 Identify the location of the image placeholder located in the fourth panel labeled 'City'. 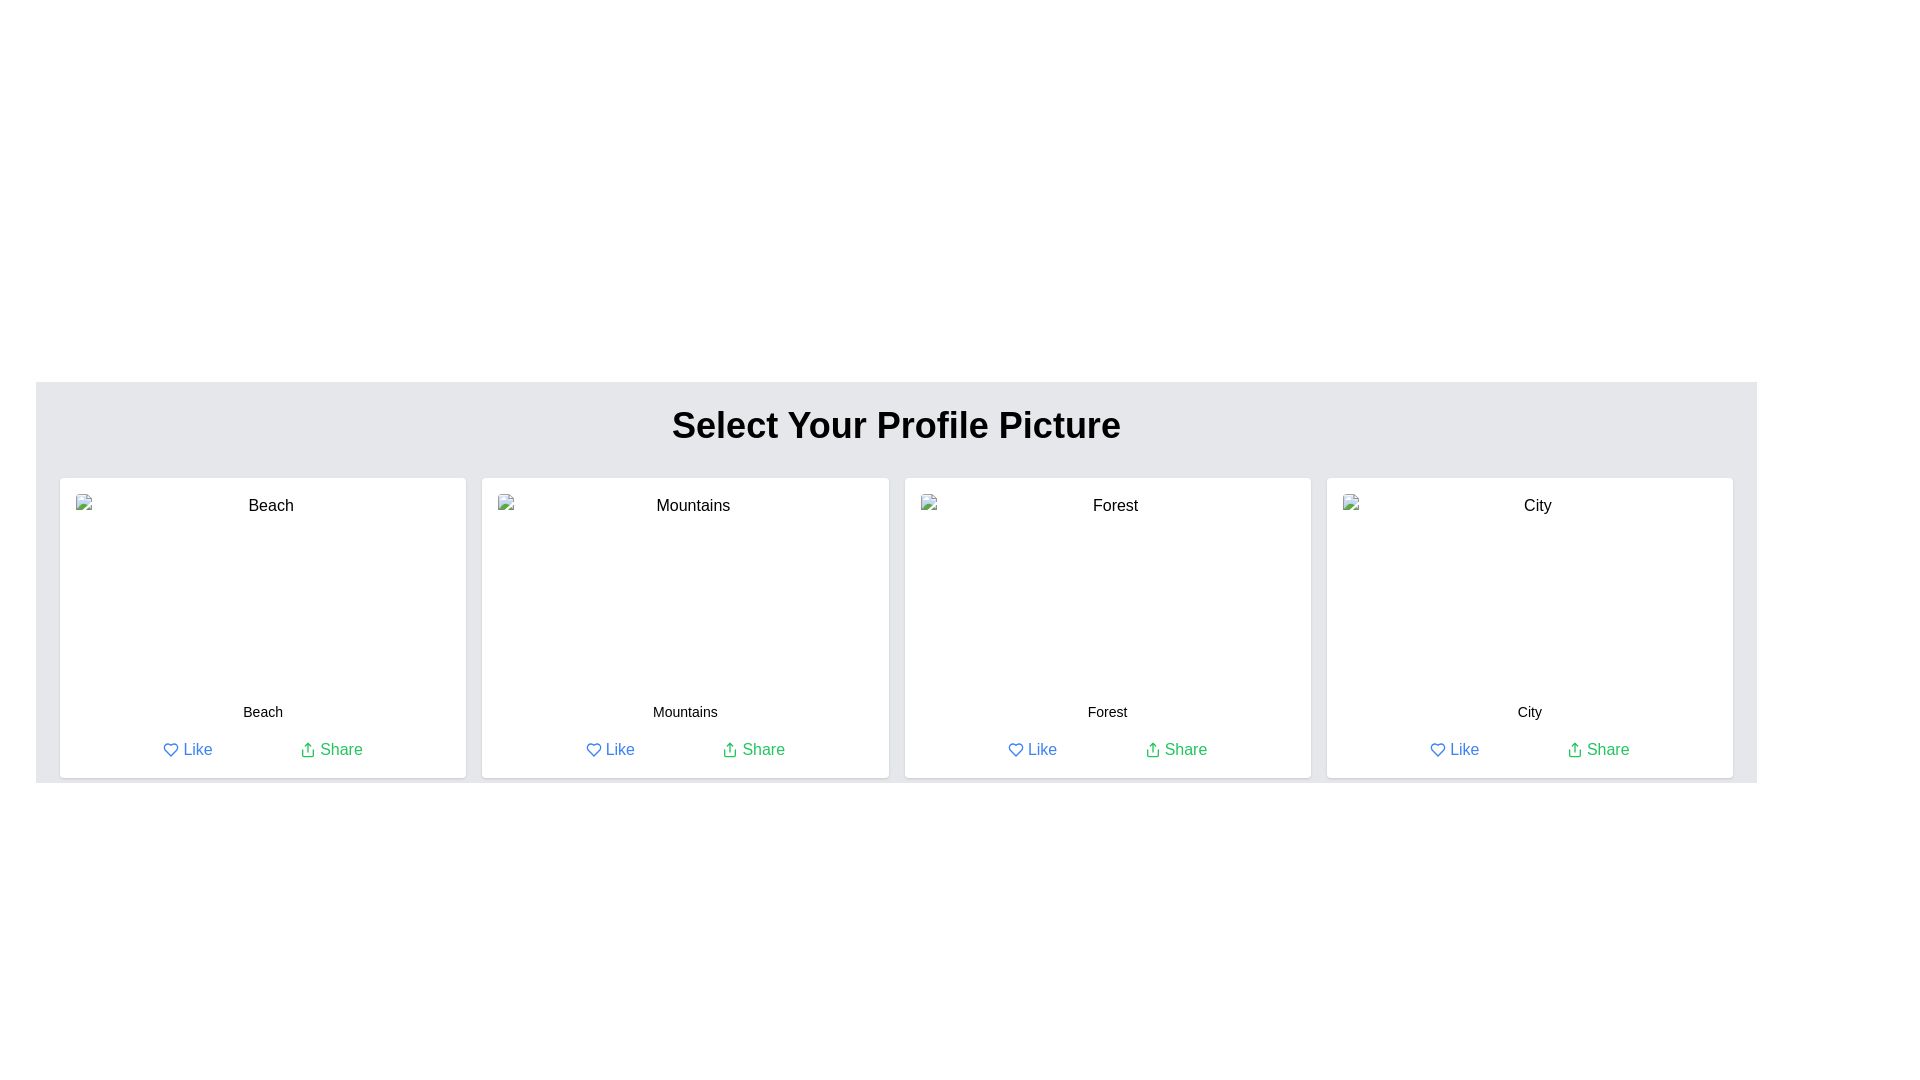
(1528, 589).